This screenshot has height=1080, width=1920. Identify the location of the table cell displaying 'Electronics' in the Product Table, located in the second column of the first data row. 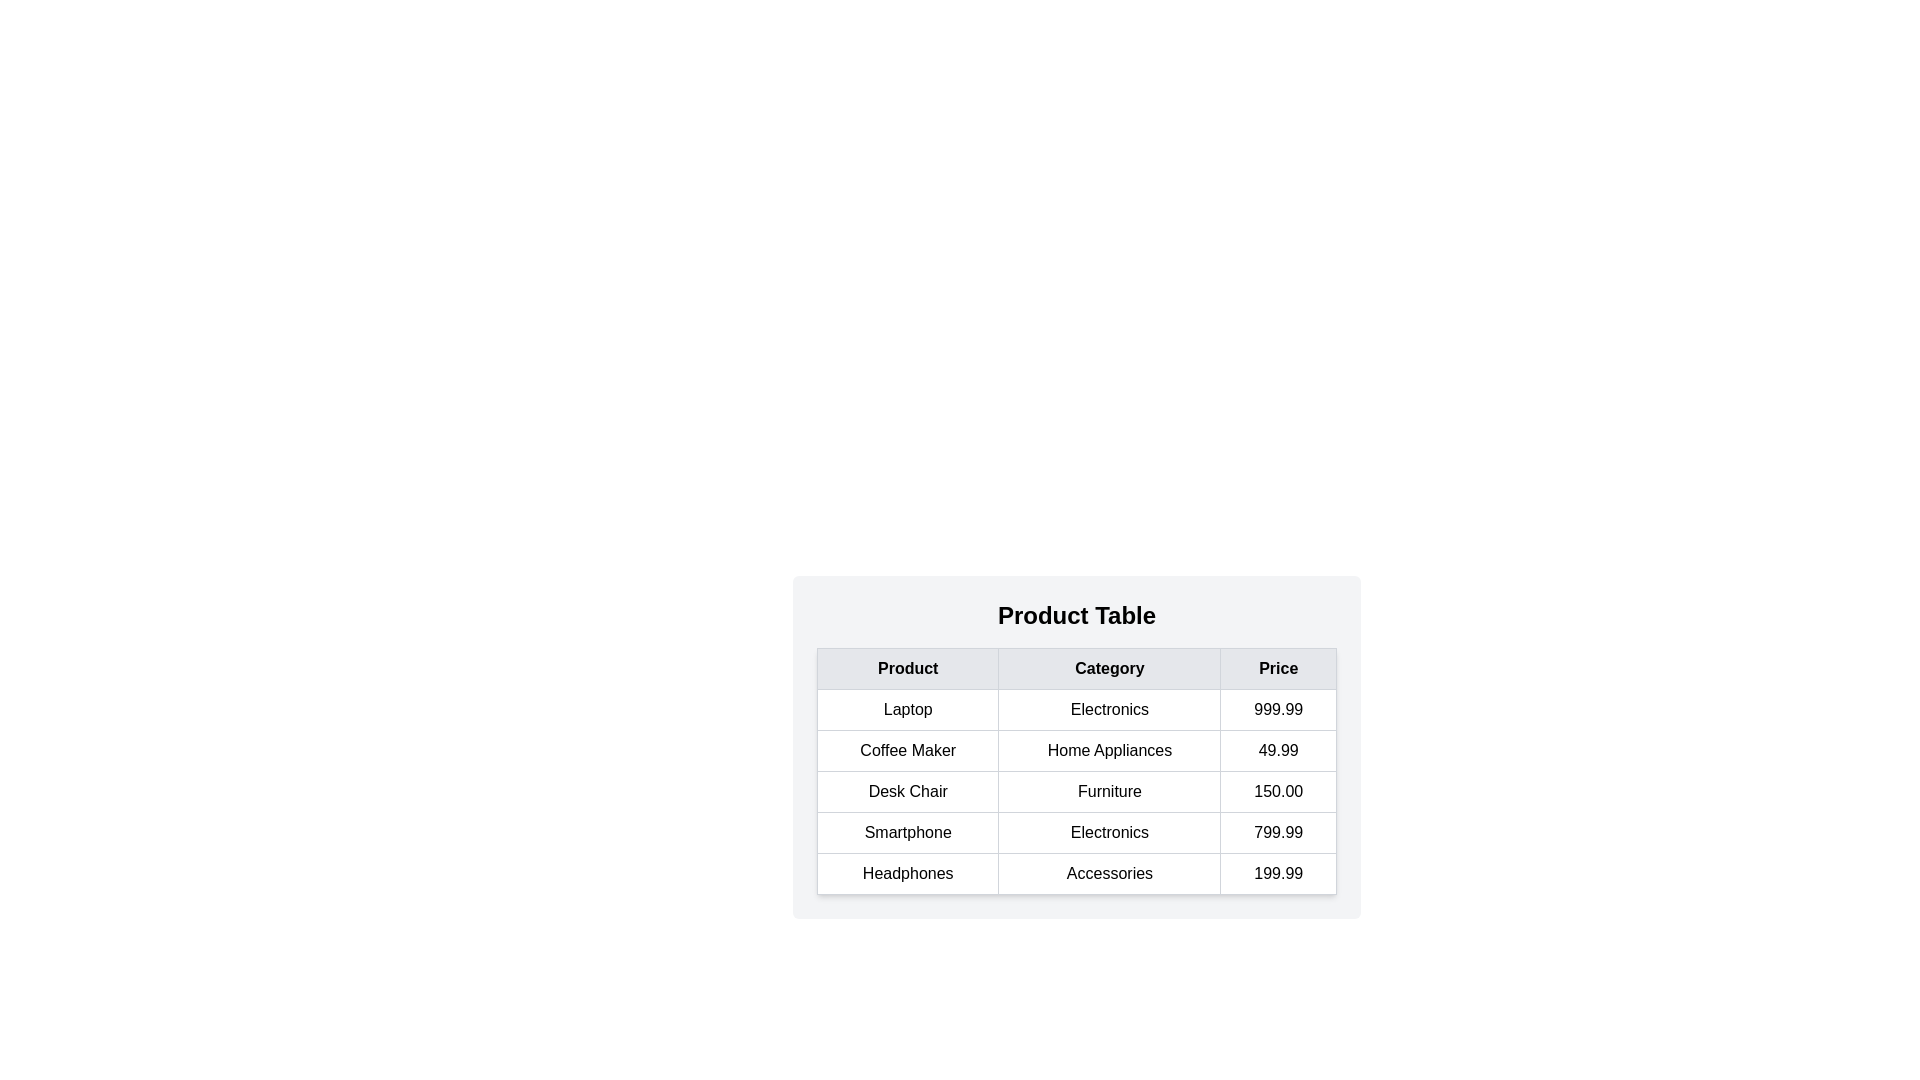
(1075, 708).